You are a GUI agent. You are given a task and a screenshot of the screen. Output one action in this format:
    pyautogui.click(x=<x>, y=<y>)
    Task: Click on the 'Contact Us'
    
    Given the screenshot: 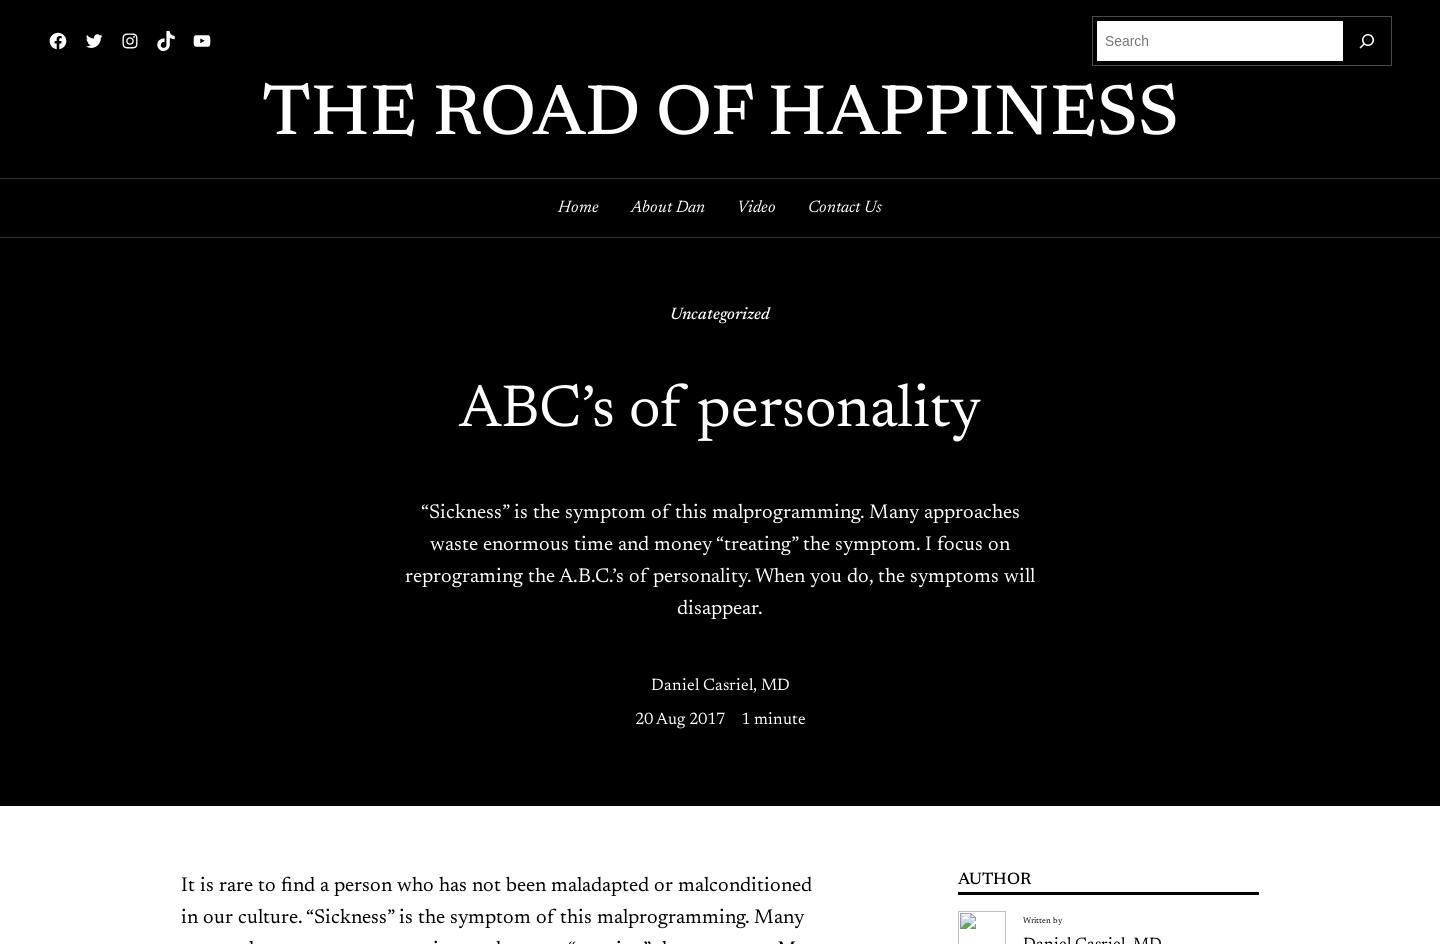 What is the action you would take?
    pyautogui.click(x=843, y=206)
    